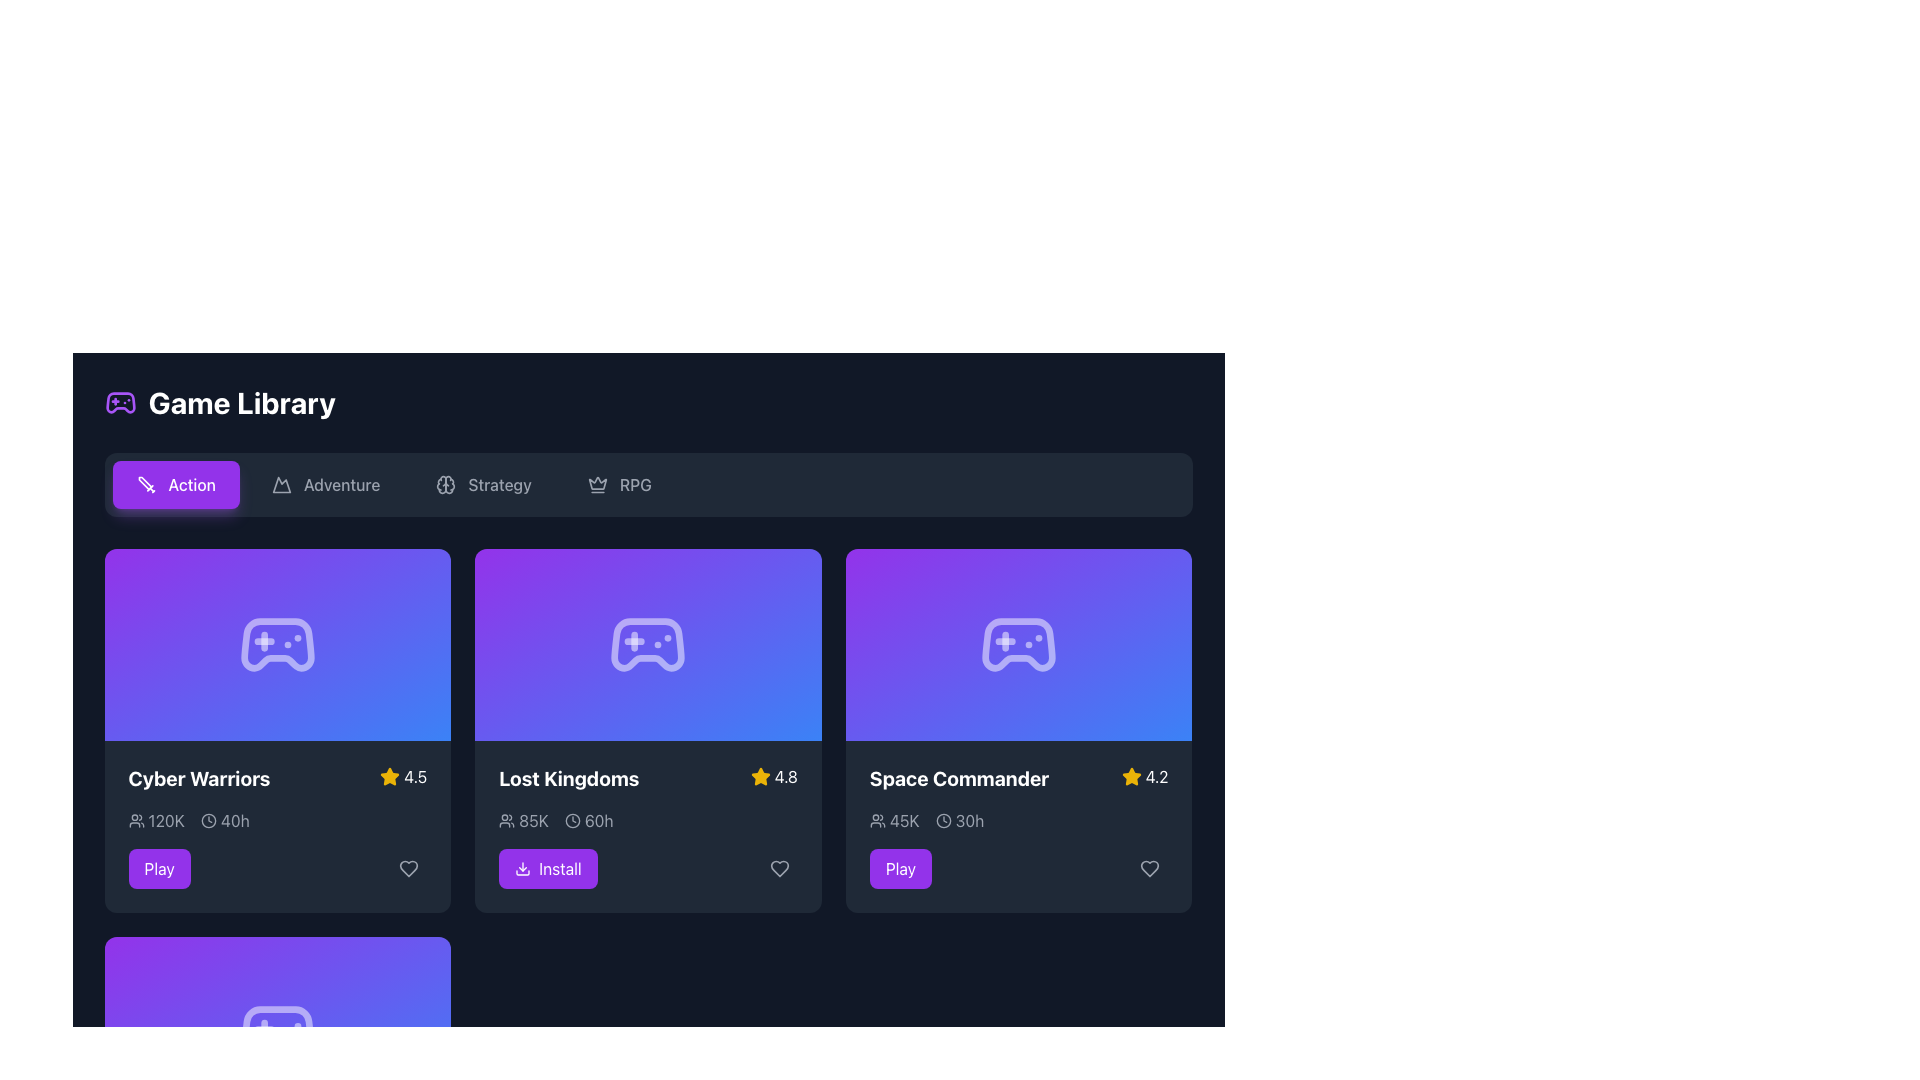 This screenshot has height=1080, width=1920. Describe the element at coordinates (155, 821) in the screenshot. I see `text indicating the estimated number of users or participants associated with 'Cyber Warriors', located in the lower left portion of the card above the '40h' label` at that location.